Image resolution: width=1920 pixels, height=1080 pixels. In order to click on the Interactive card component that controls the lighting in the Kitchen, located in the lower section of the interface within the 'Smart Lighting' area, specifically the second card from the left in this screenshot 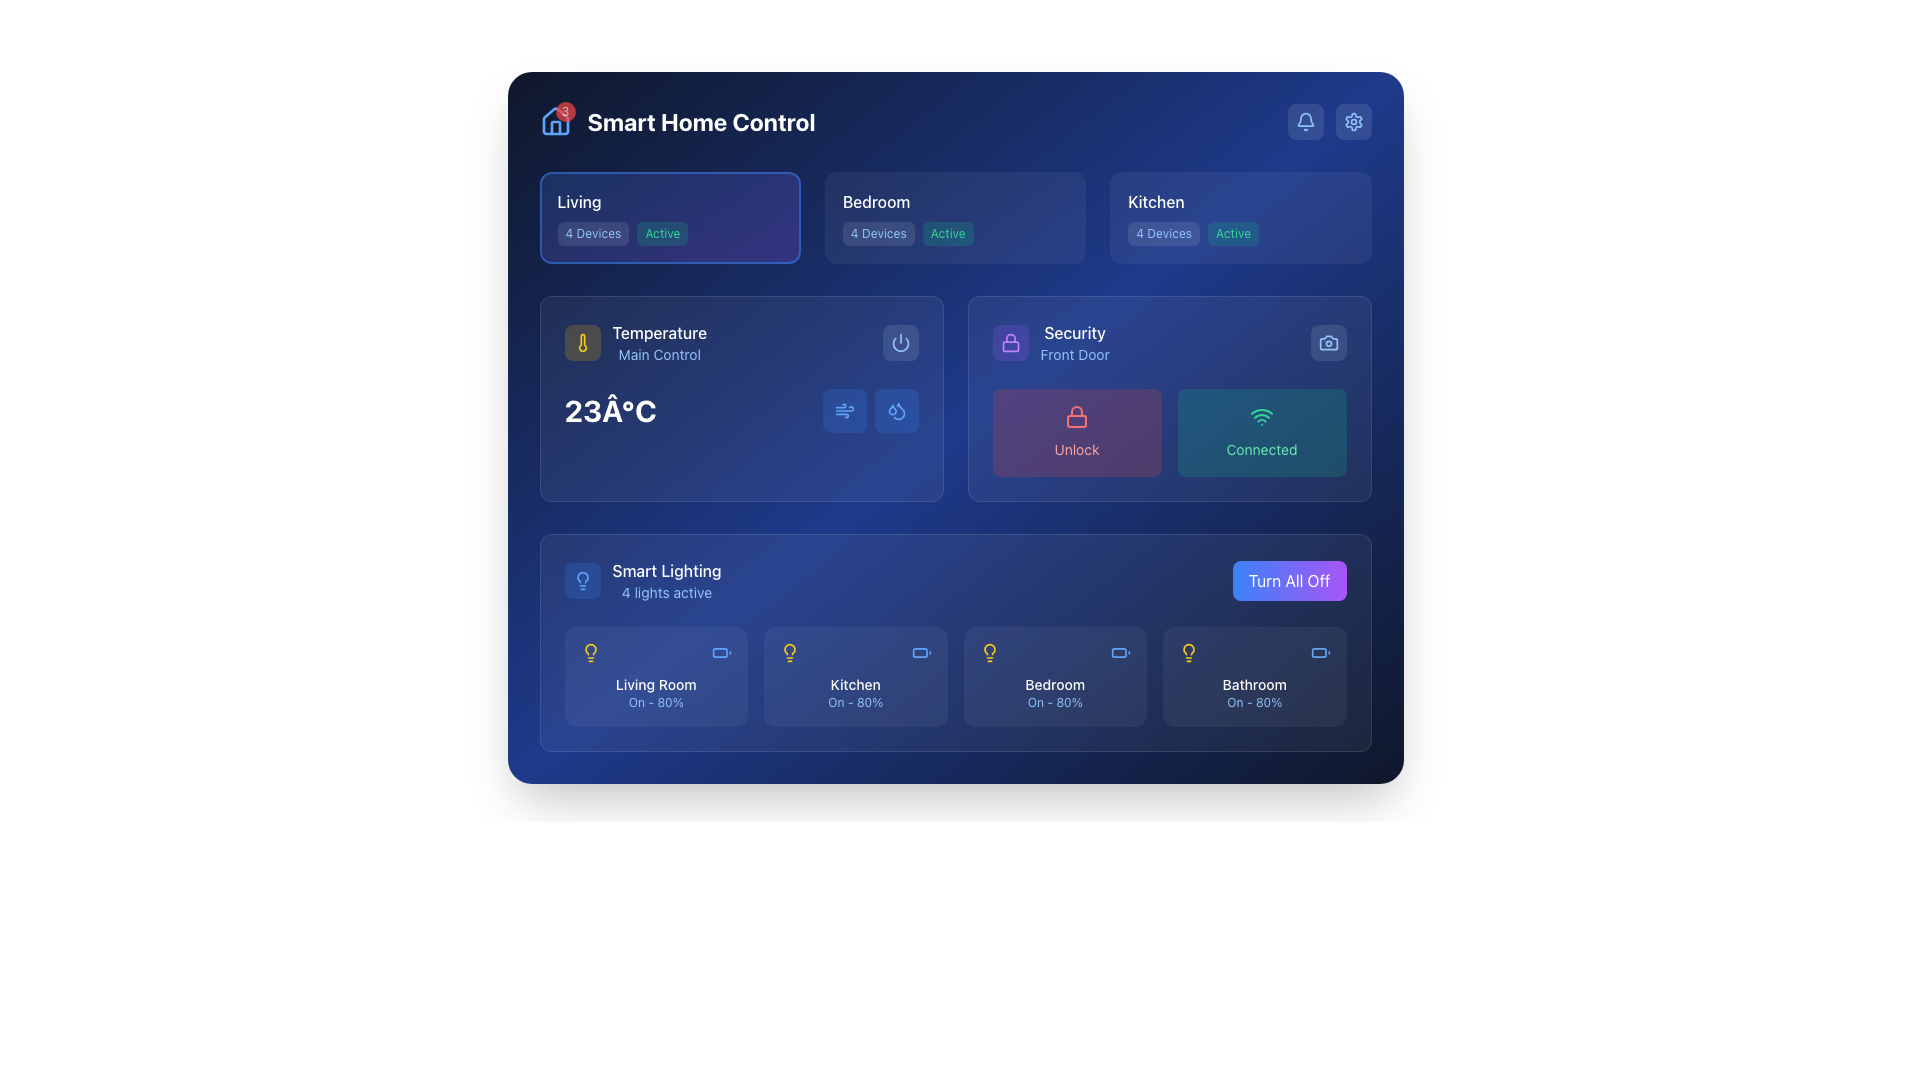, I will do `click(855, 676)`.